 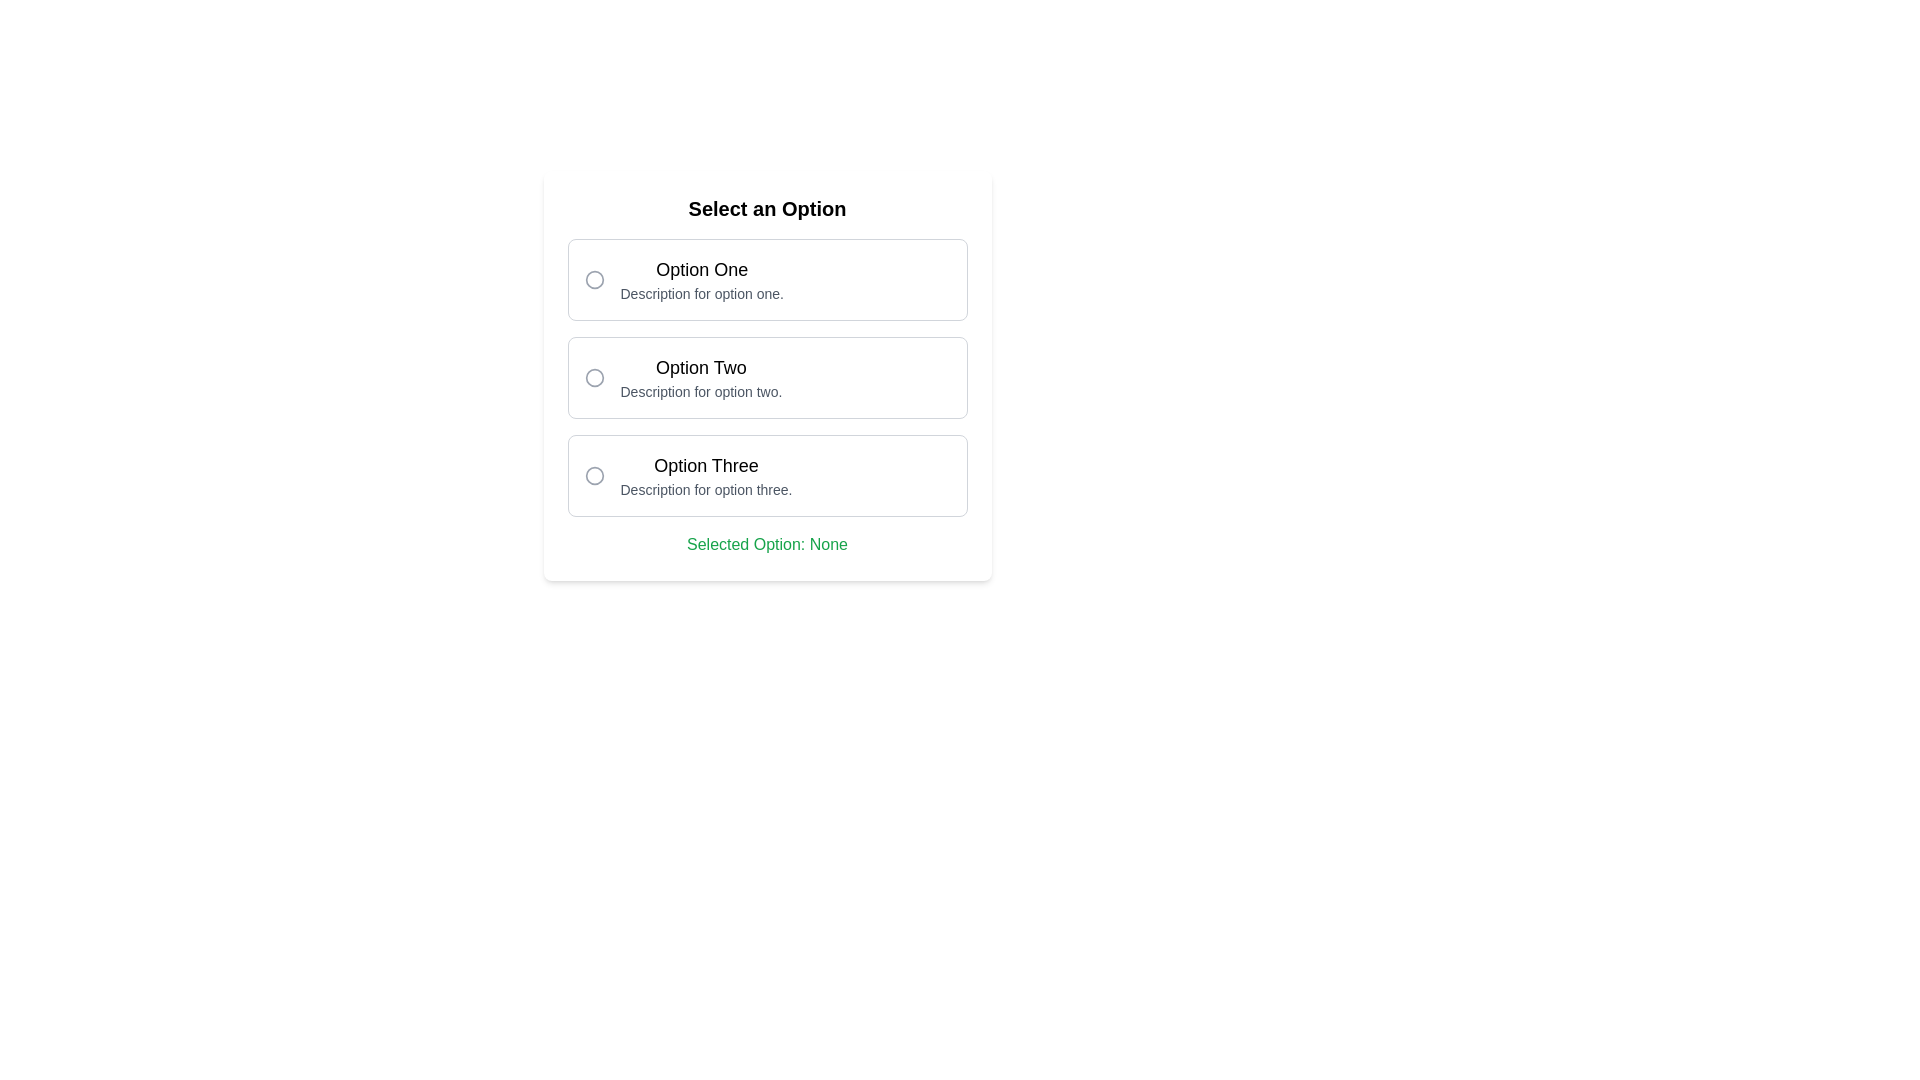 I want to click on the second selectable option, so click(x=766, y=378).